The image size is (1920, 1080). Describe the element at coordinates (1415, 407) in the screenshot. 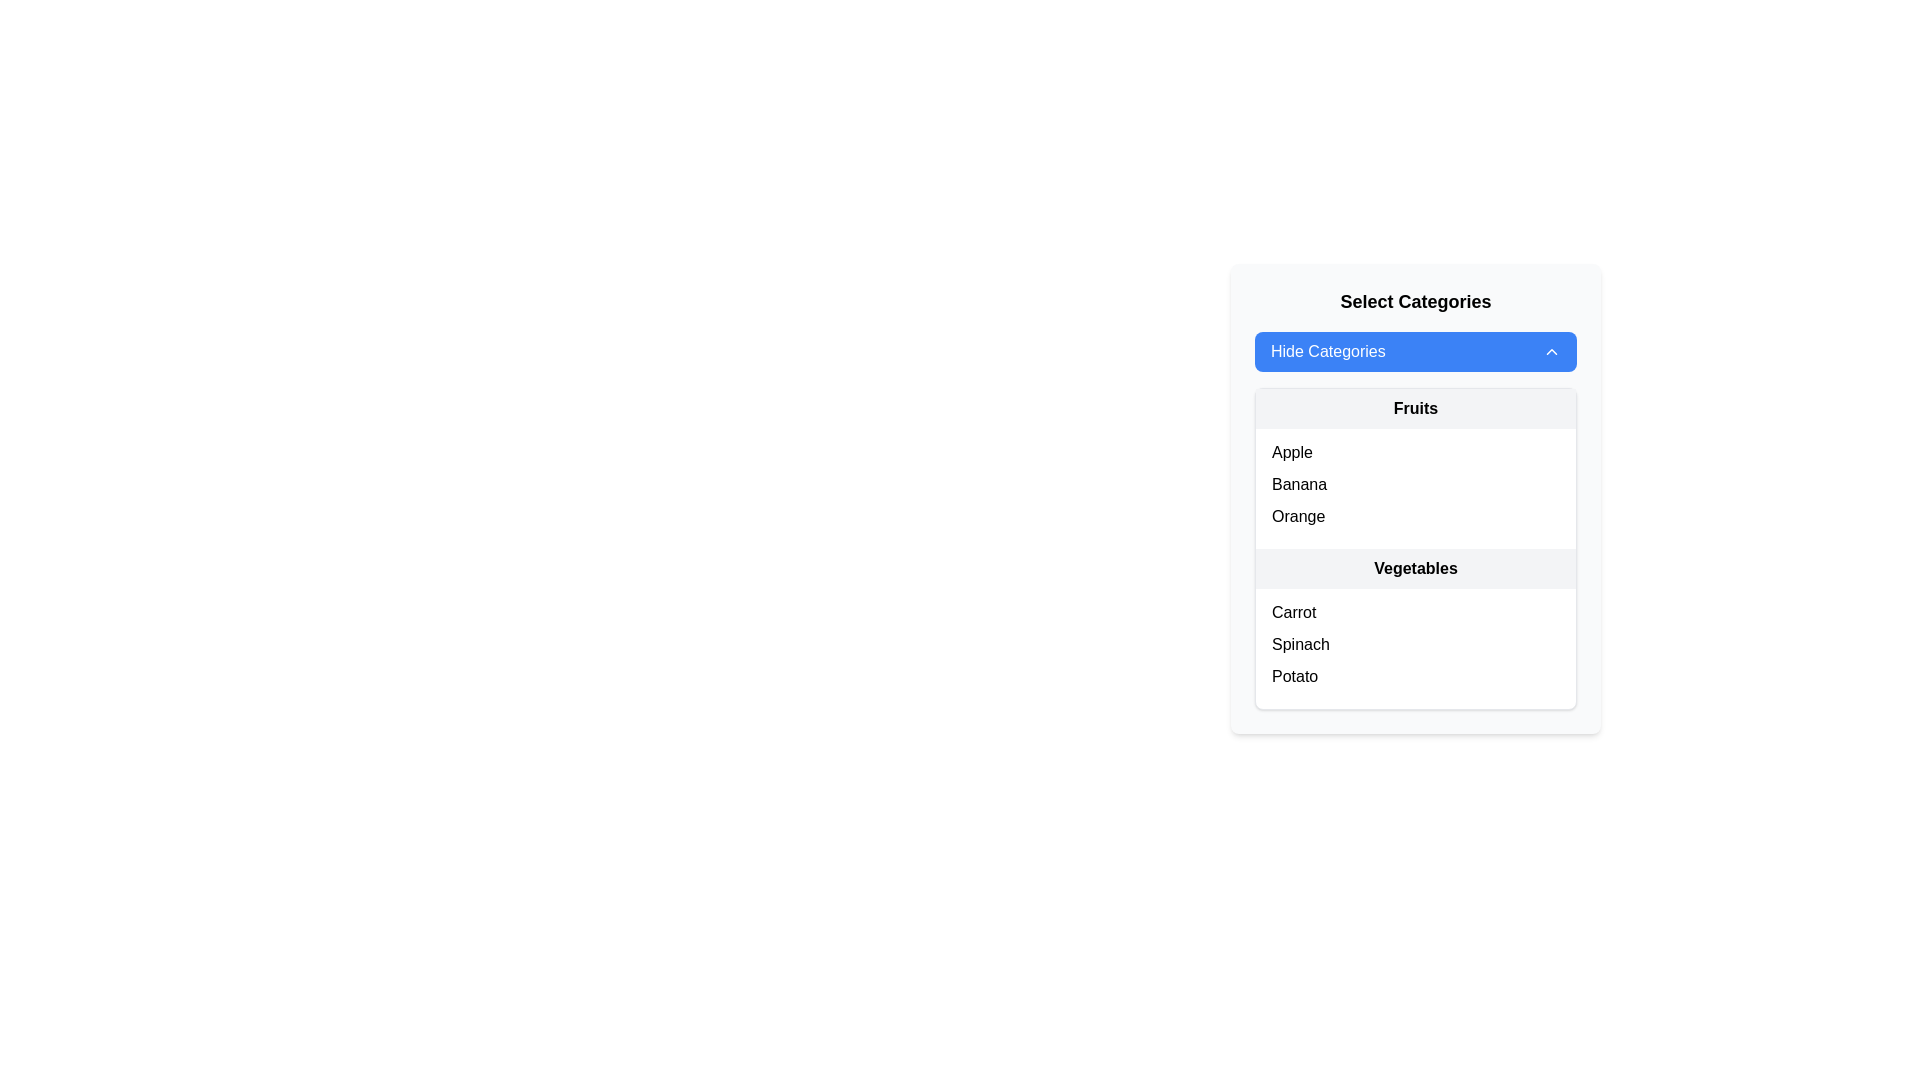

I see `the category label that divides the list under 'Select Categories', positioned above the items 'Apple', 'Banana', and 'Orange'` at that location.